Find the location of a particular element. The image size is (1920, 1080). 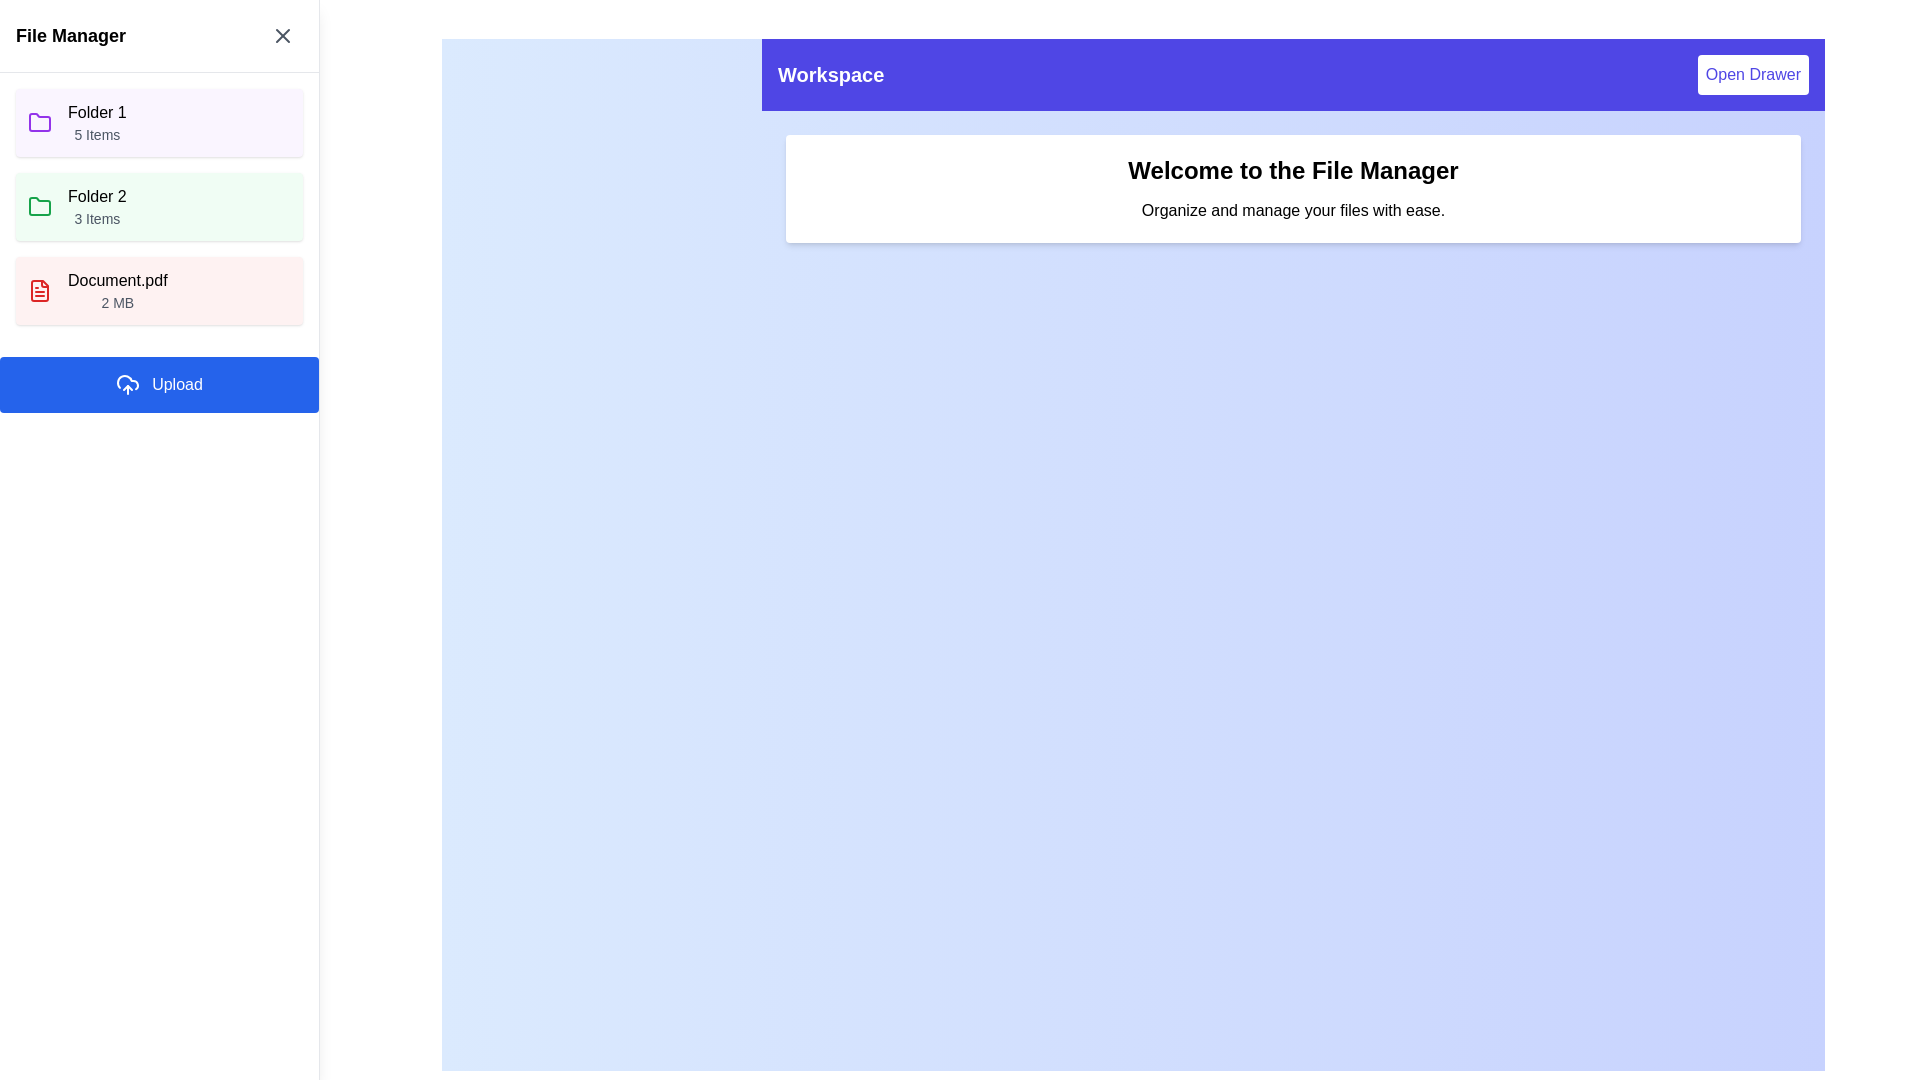

the 'X' shaped close icon located at the top-right corner of the File Manager panel is located at coordinates (282, 35).